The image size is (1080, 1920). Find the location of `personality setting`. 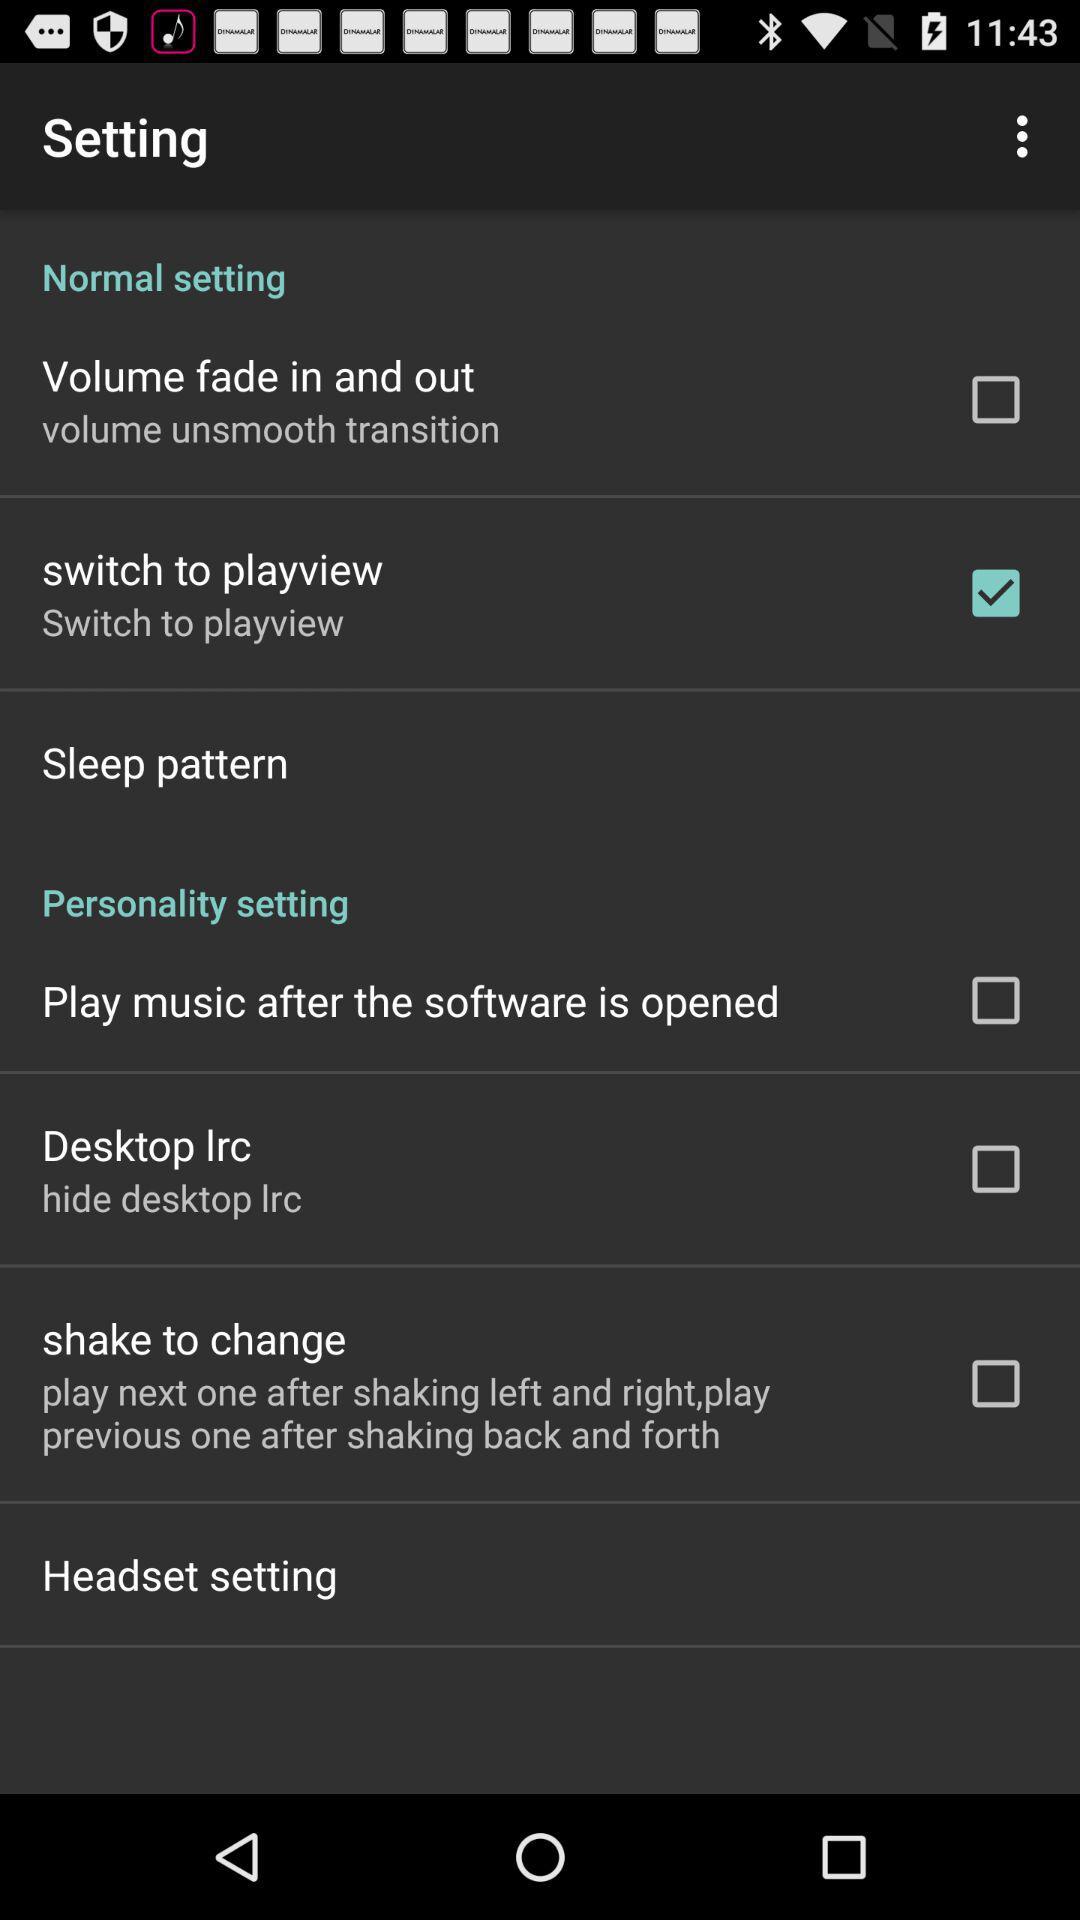

personality setting is located at coordinates (540, 880).